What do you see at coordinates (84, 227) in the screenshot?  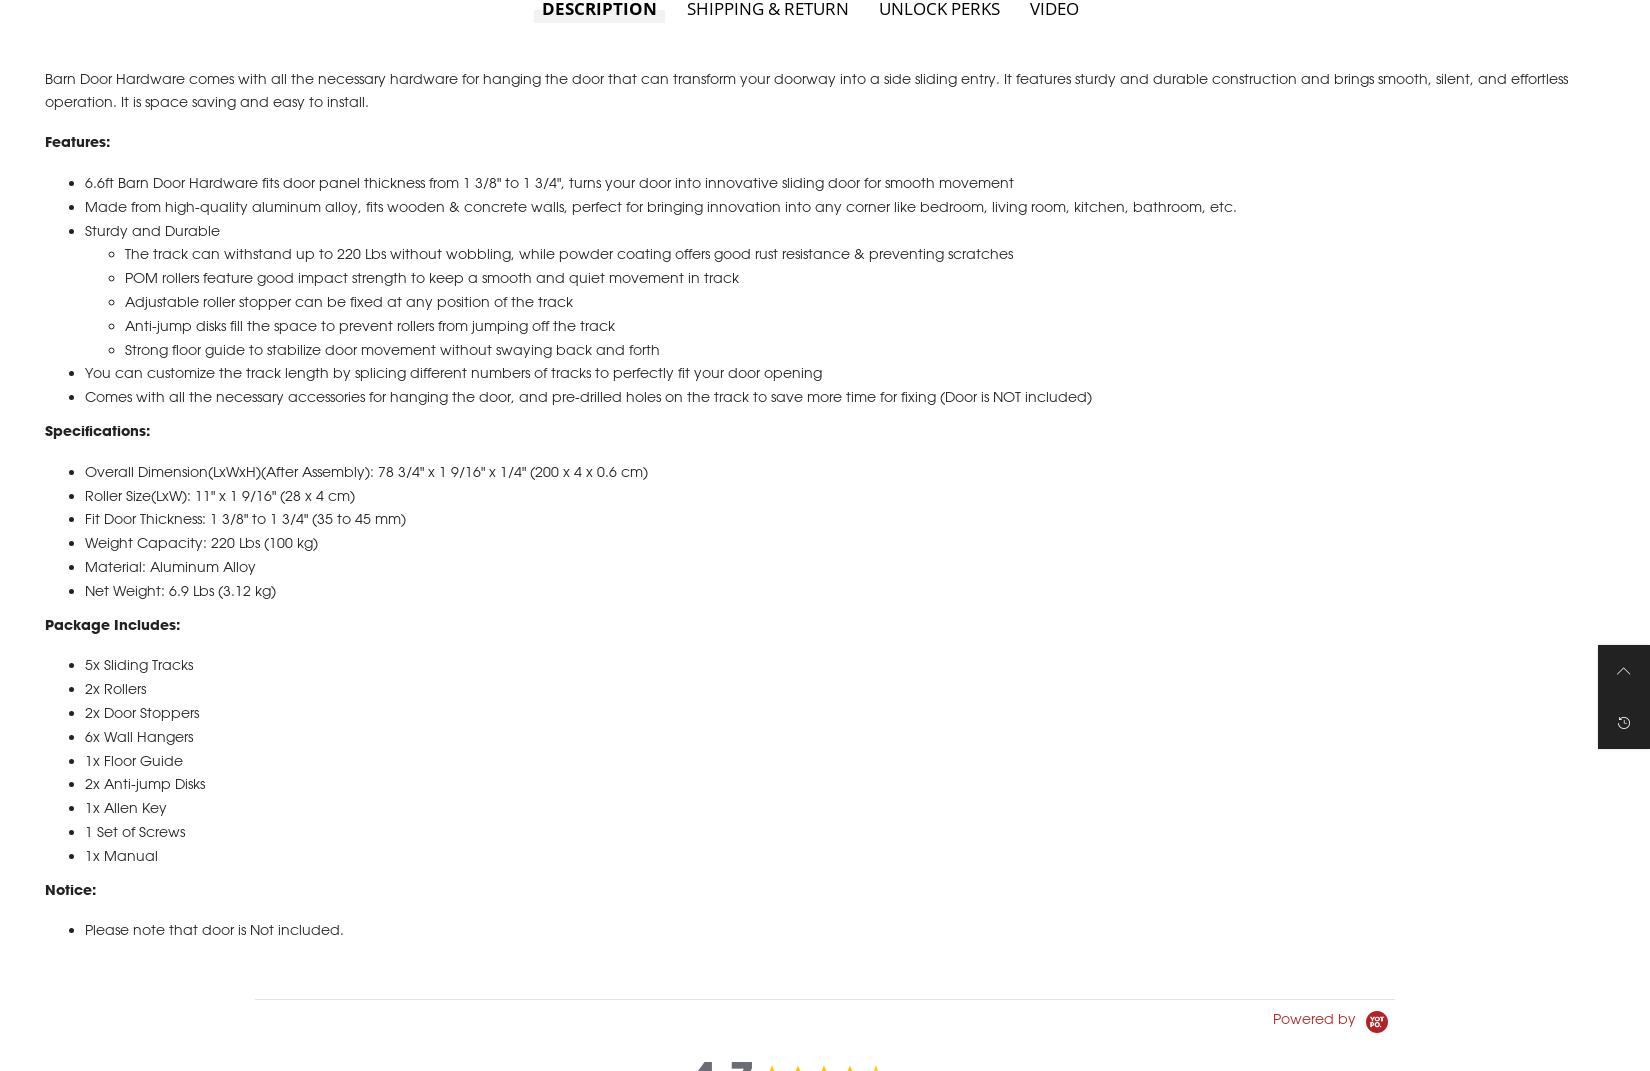 I see `'Made from high-quality aluminum alloy, fits wooden & concrete walls, perfect for bringing innovation into any corner like bedroom, living room, kitchen, bathroom, etc.'` at bounding box center [84, 227].